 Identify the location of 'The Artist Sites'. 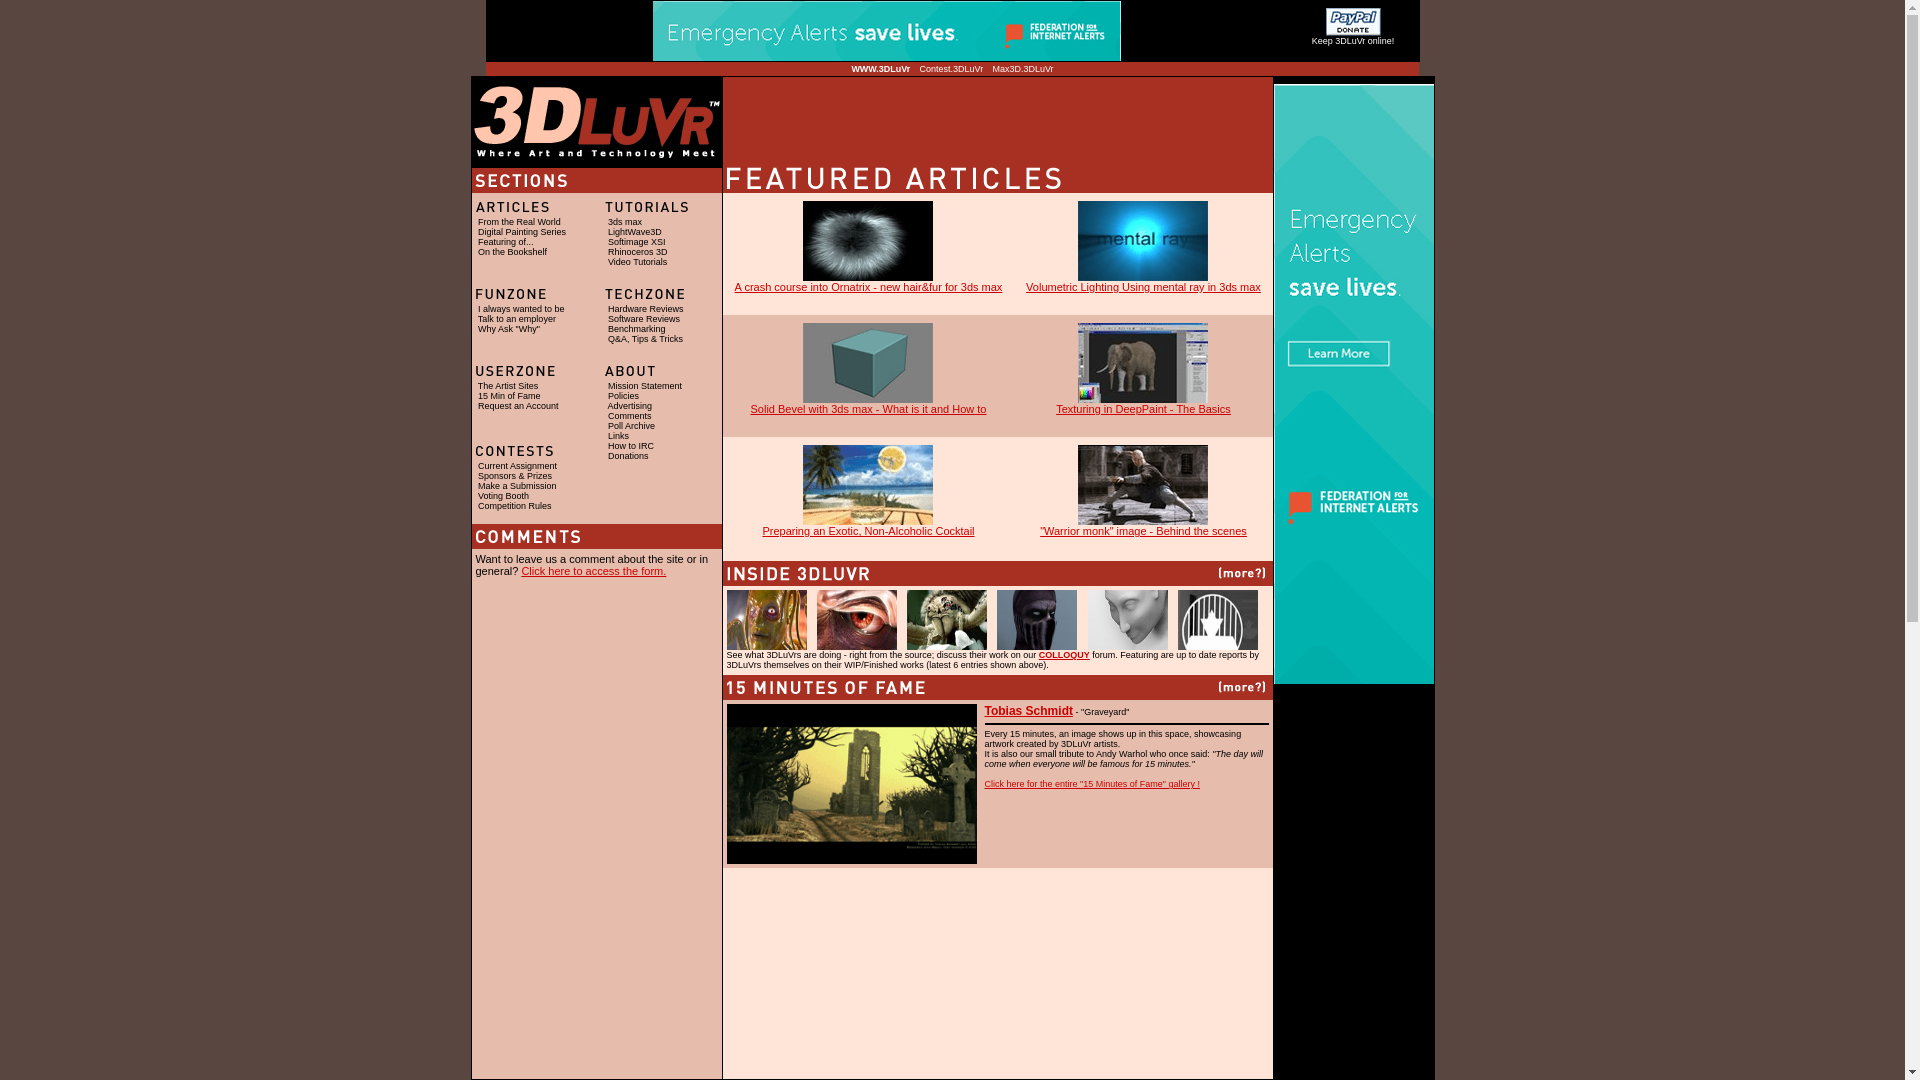
(477, 385).